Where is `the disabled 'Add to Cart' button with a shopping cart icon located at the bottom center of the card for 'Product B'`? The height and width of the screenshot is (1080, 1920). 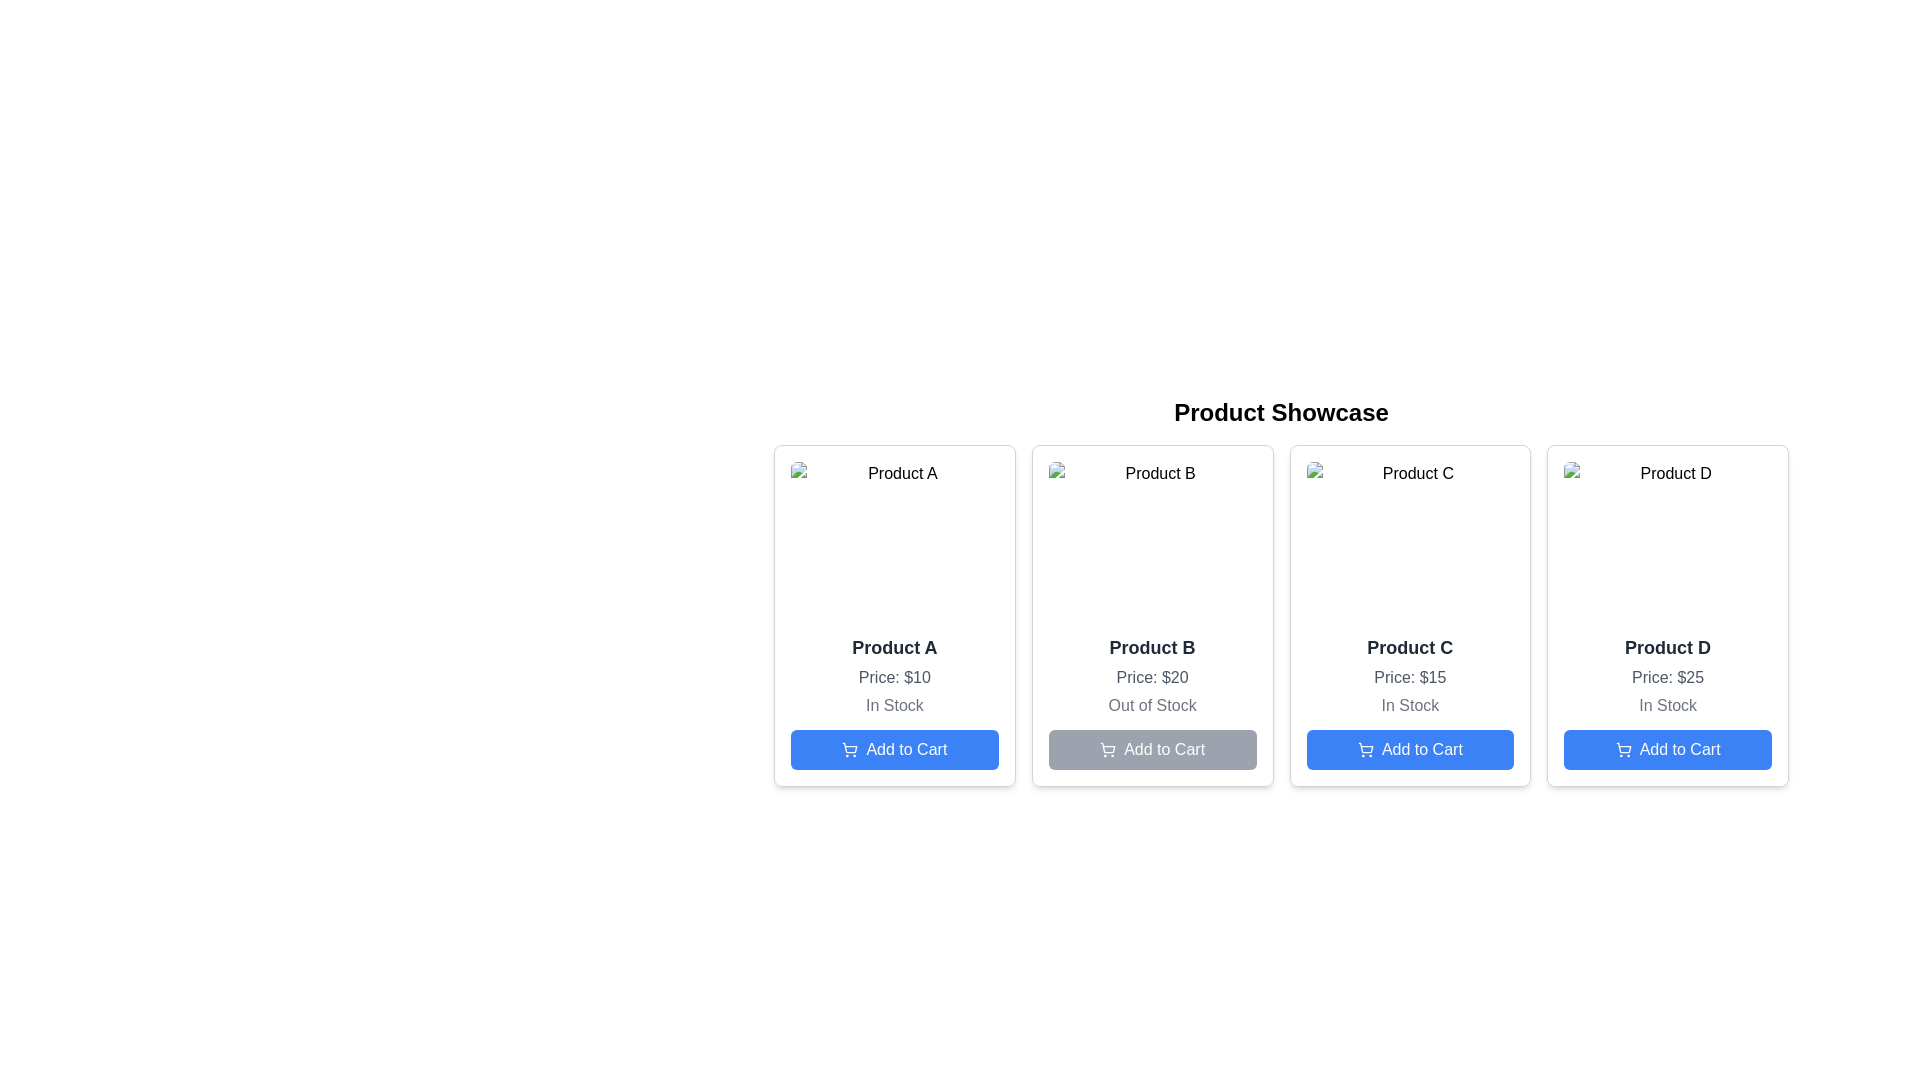 the disabled 'Add to Cart' button with a shopping cart icon located at the bottom center of the card for 'Product B' is located at coordinates (1152, 749).